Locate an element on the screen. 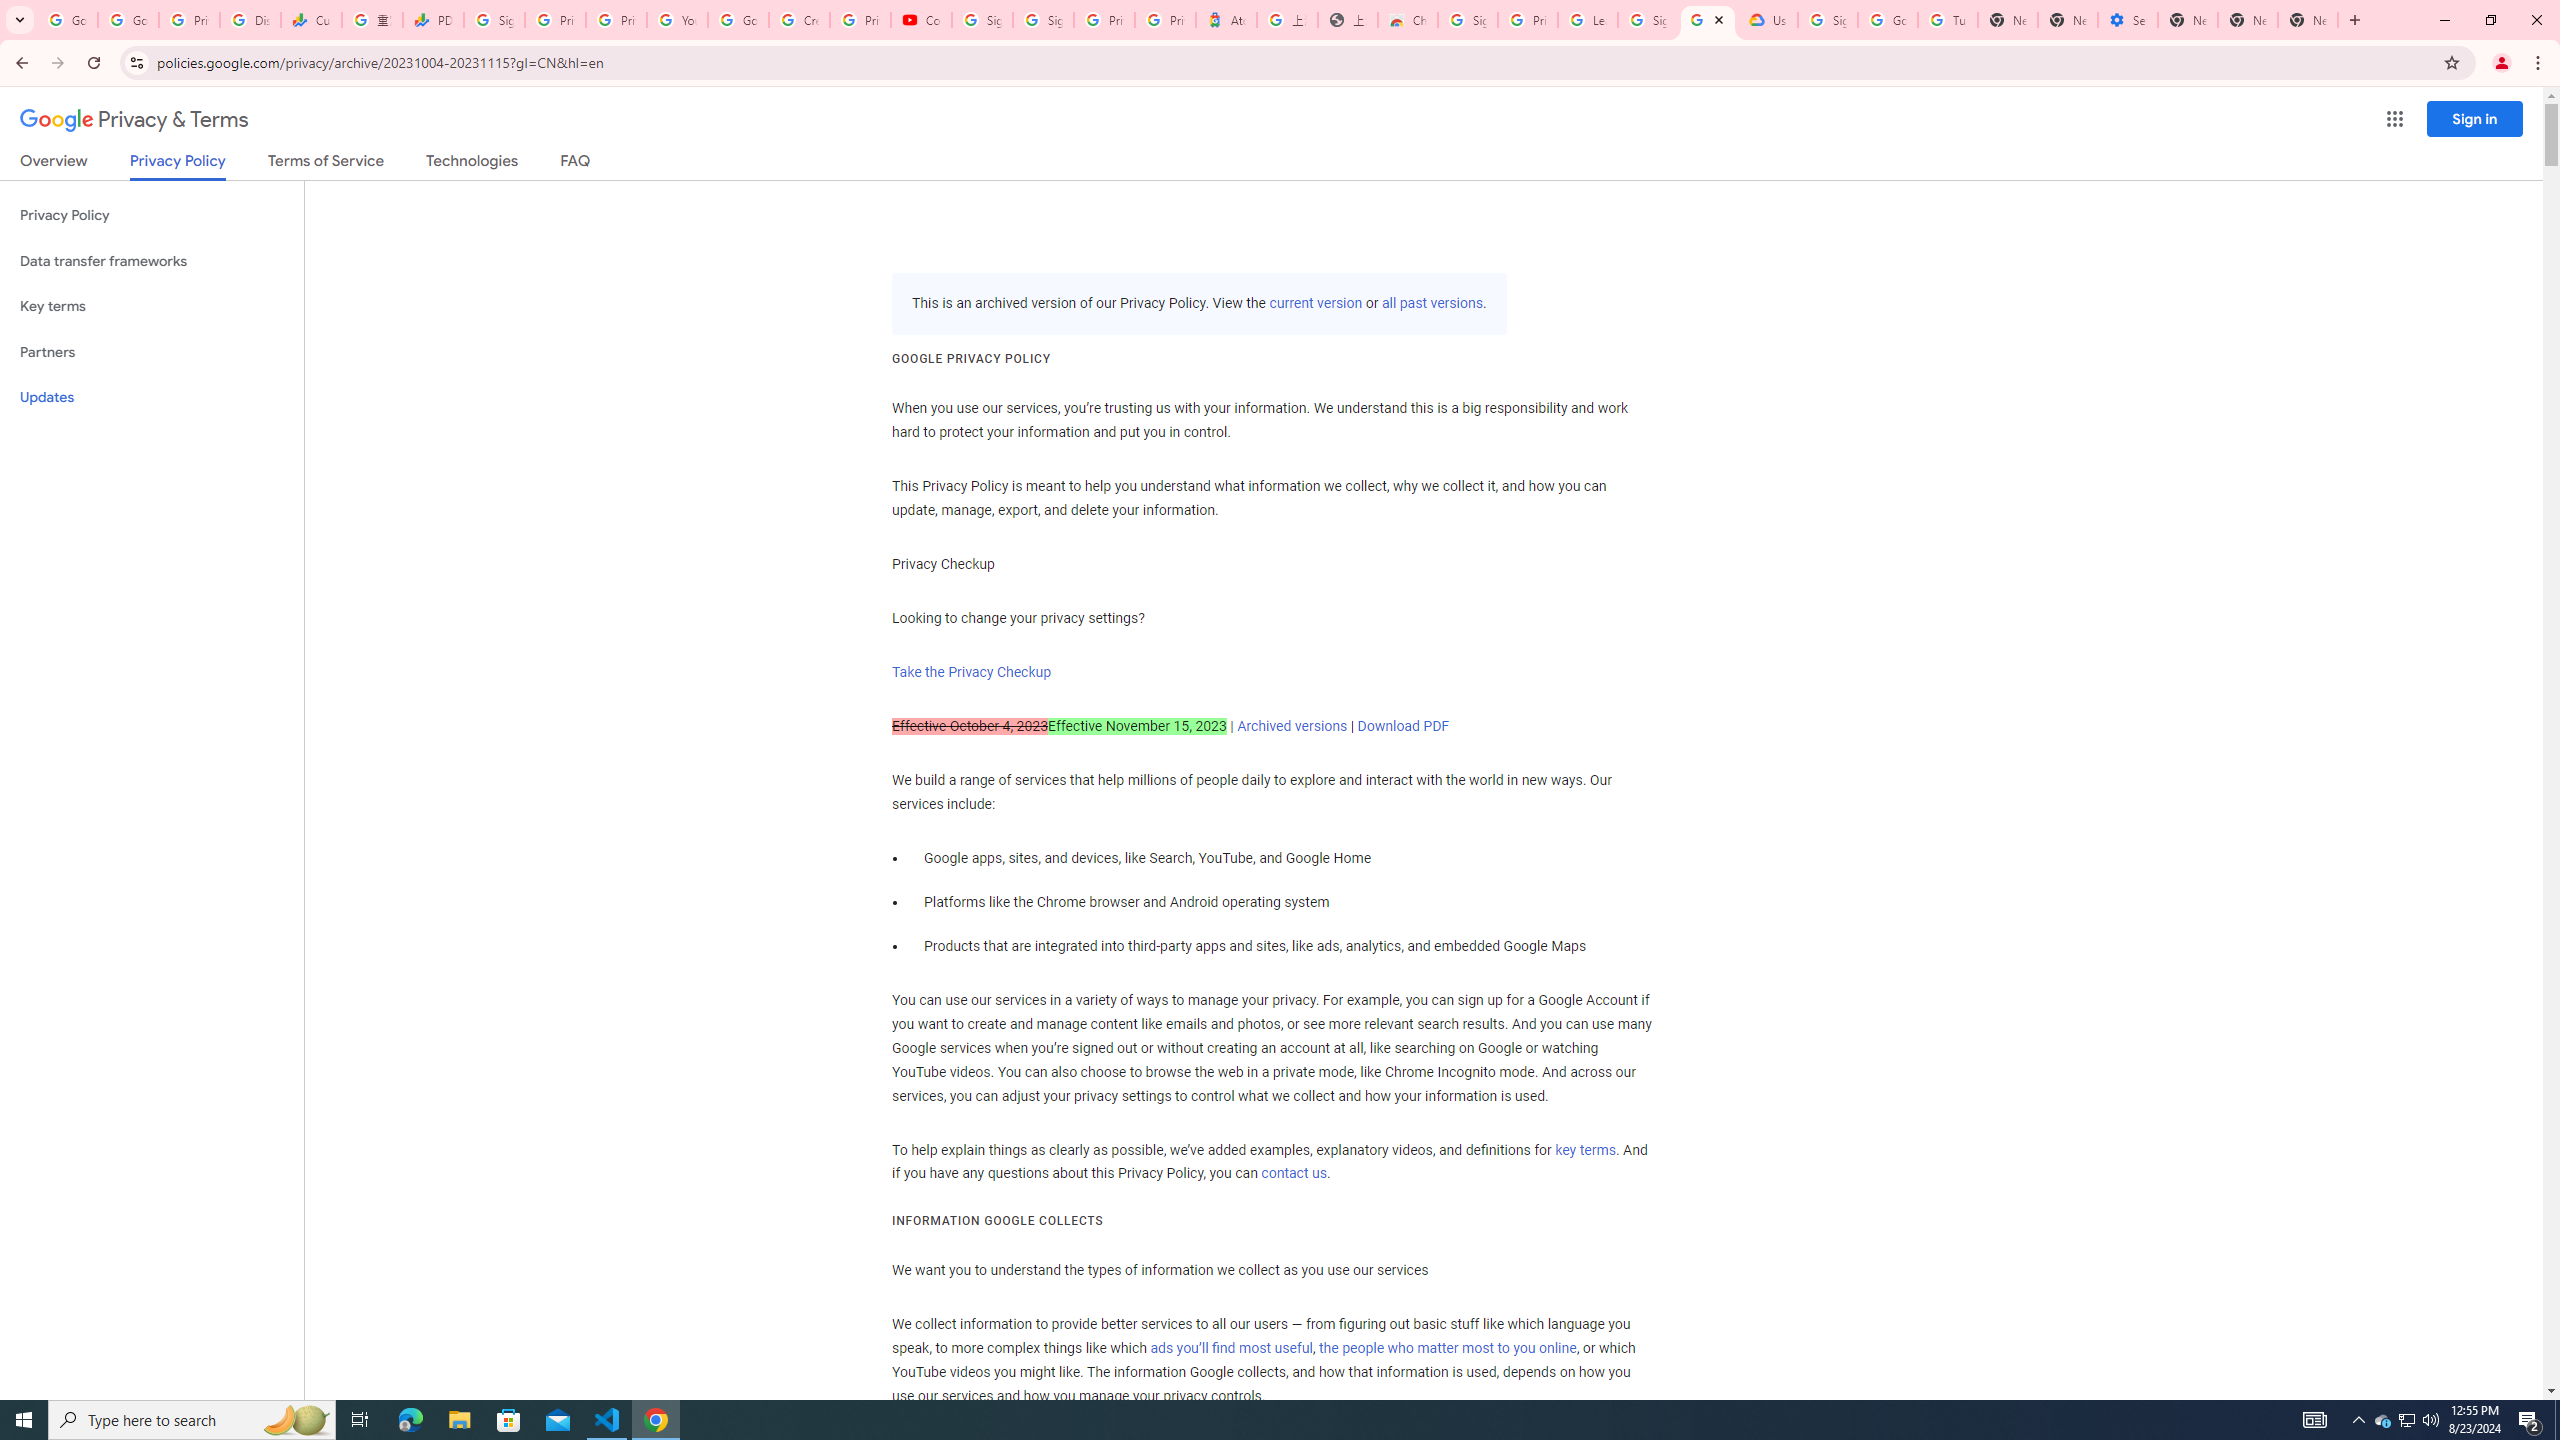 The image size is (2560, 1440). 'contact us' is located at coordinates (1293, 1173).